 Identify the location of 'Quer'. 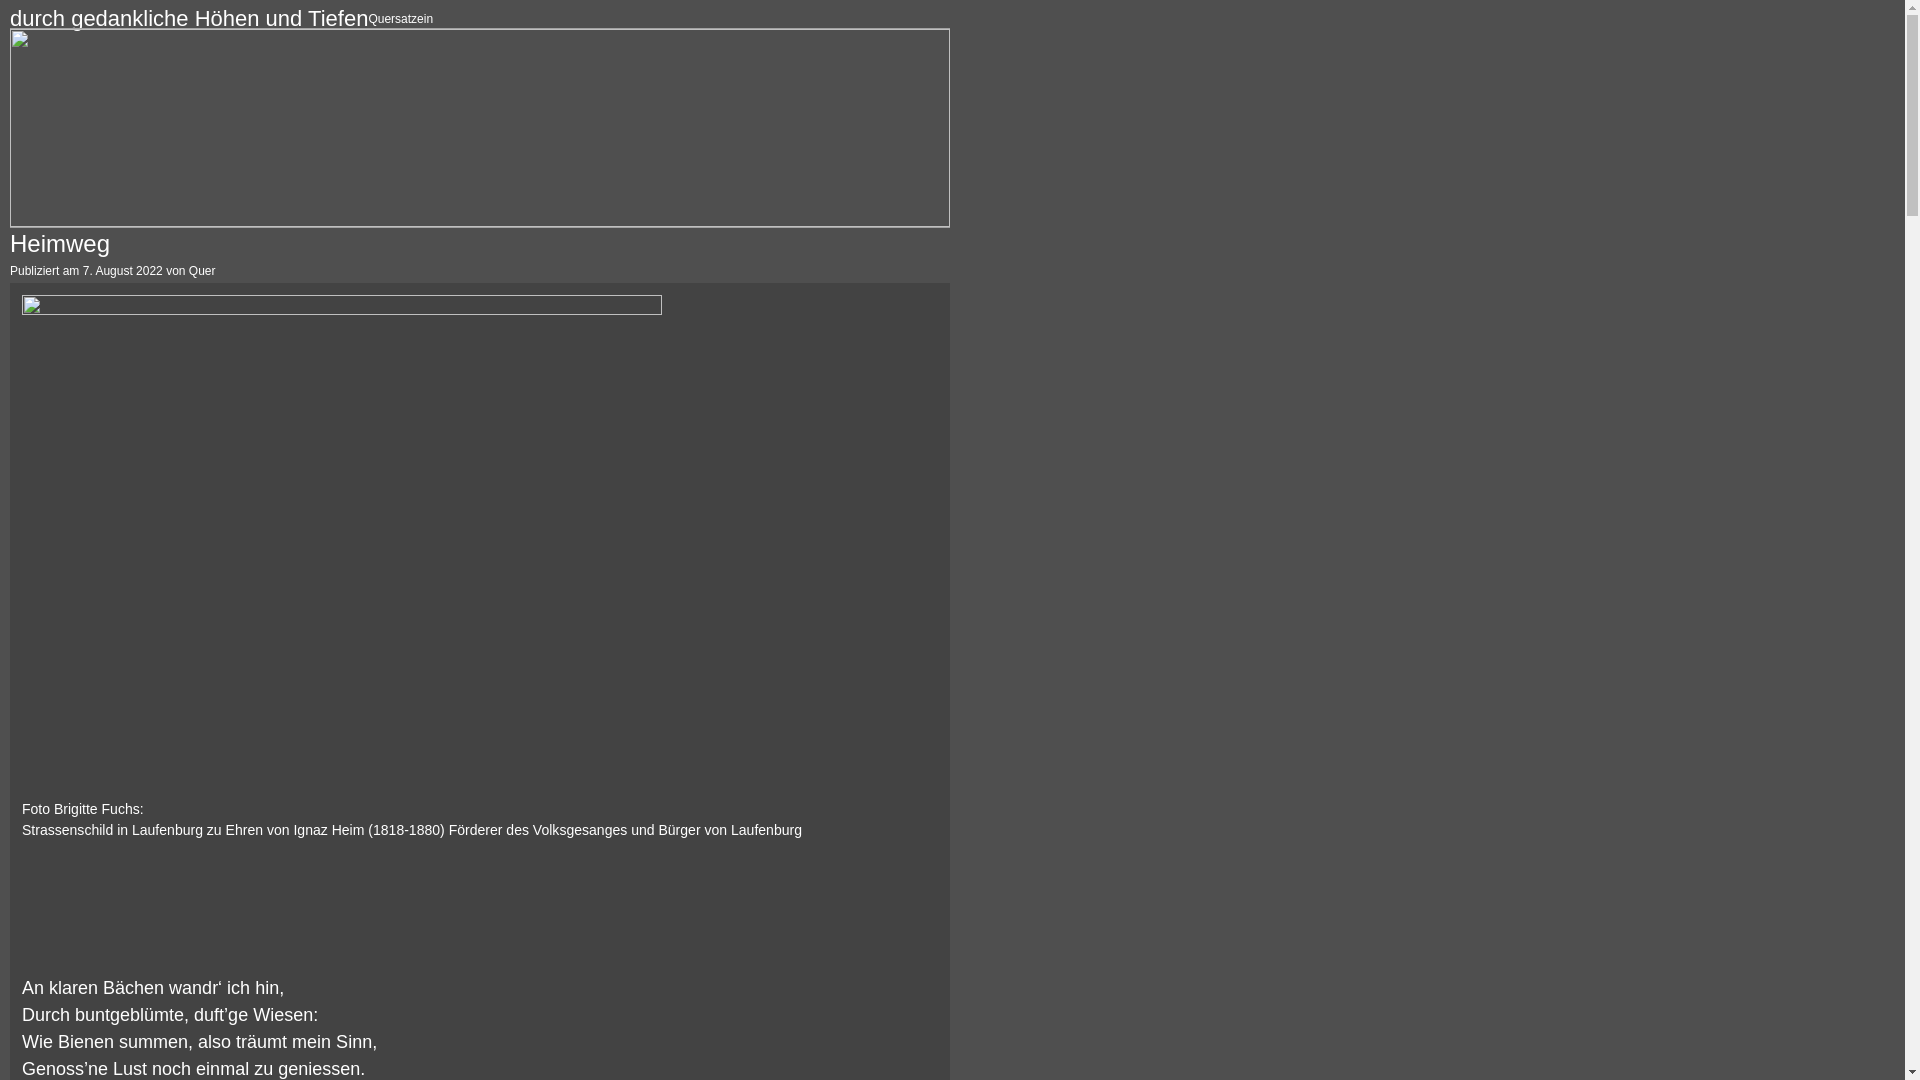
(202, 270).